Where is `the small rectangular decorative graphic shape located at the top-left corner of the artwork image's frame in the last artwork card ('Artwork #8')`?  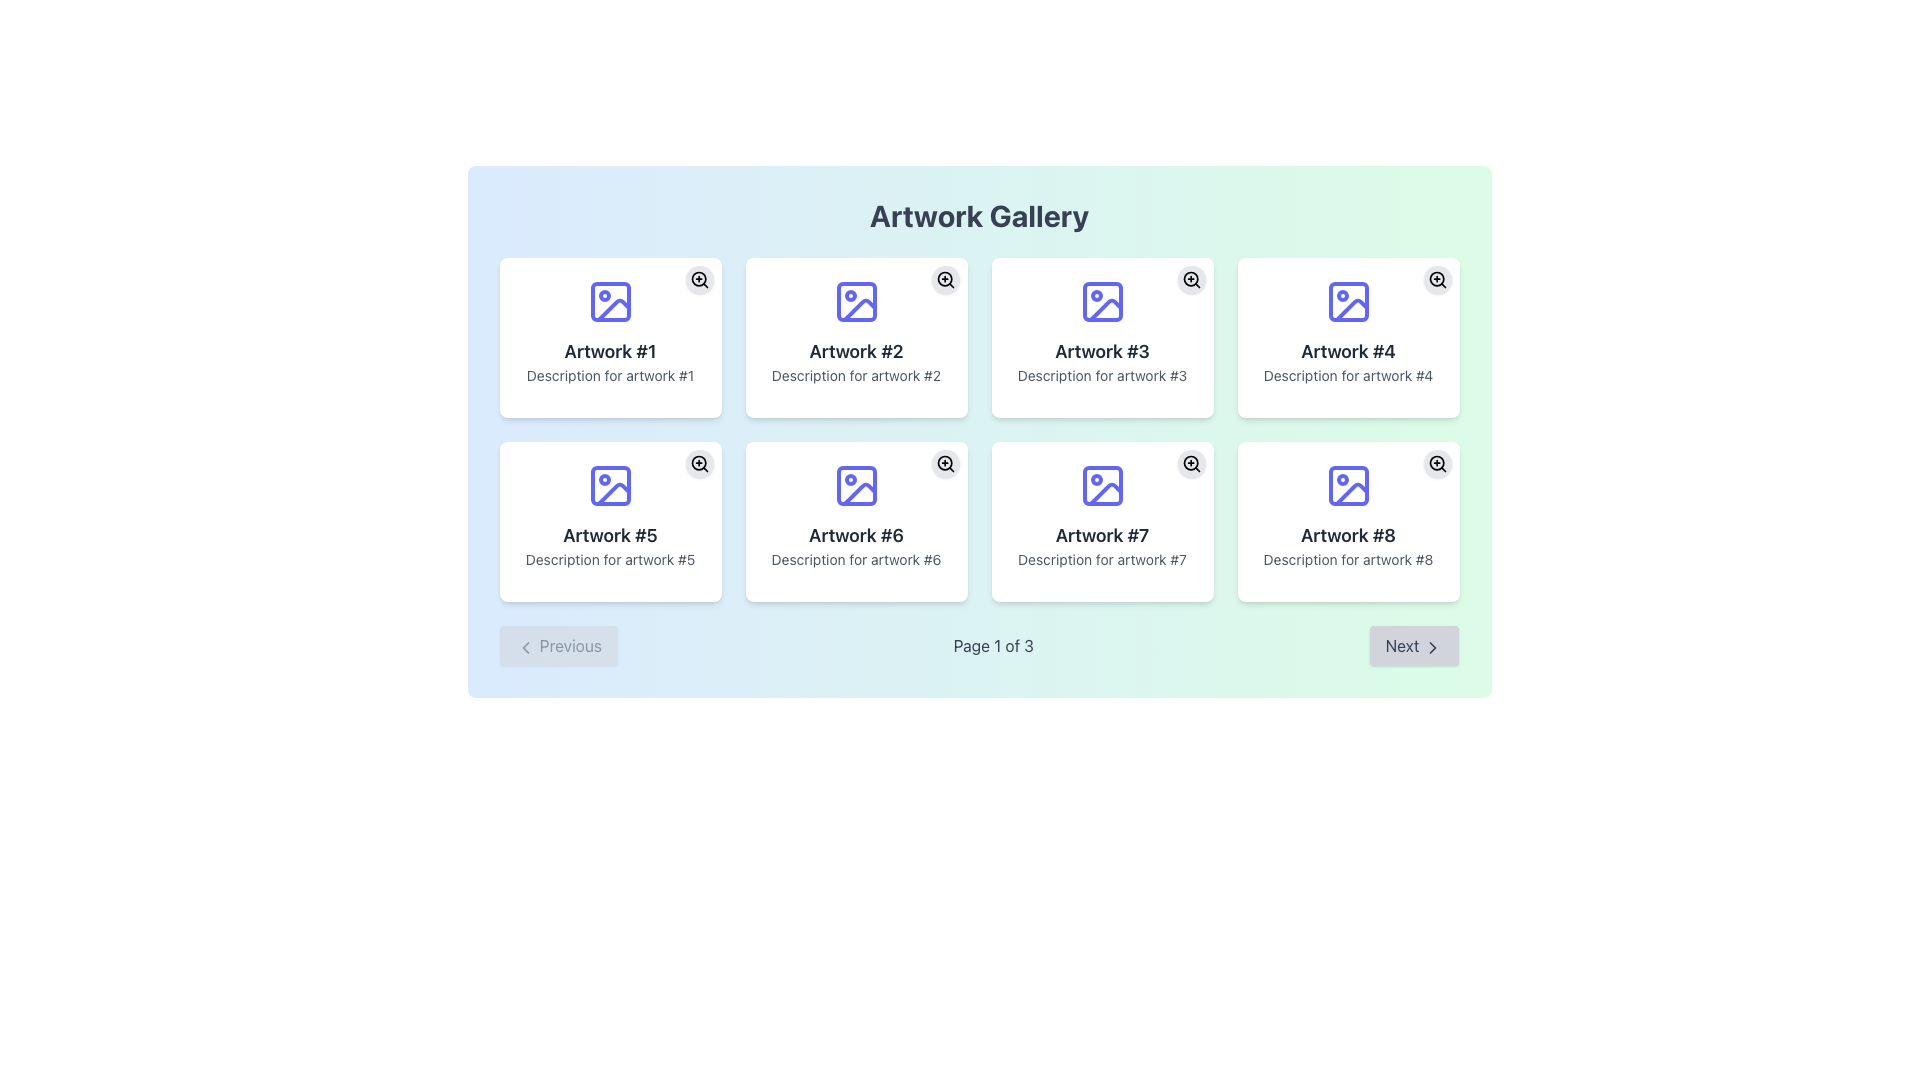
the small rectangular decorative graphic shape located at the top-left corner of the artwork image's frame in the last artwork card ('Artwork #8') is located at coordinates (1348, 486).